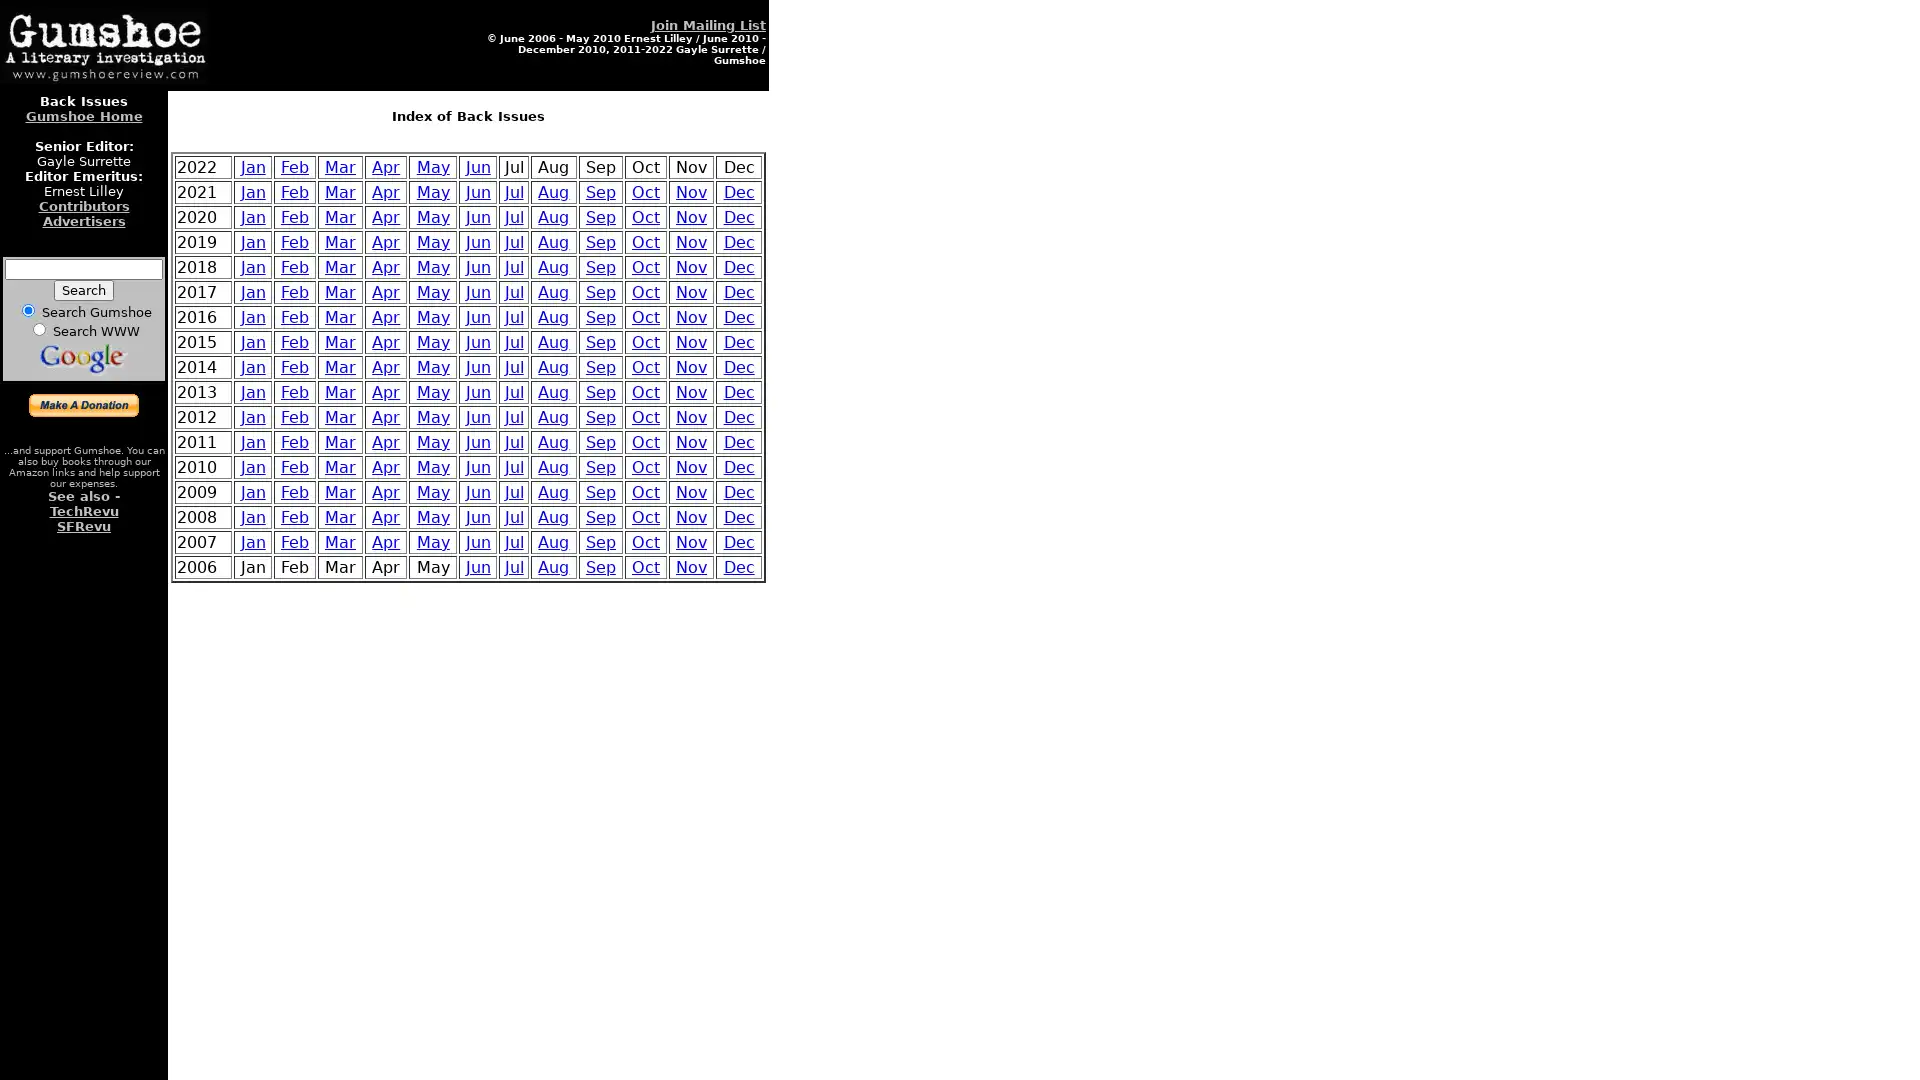 The width and height of the screenshot is (1920, 1080). I want to click on Search, so click(82, 290).